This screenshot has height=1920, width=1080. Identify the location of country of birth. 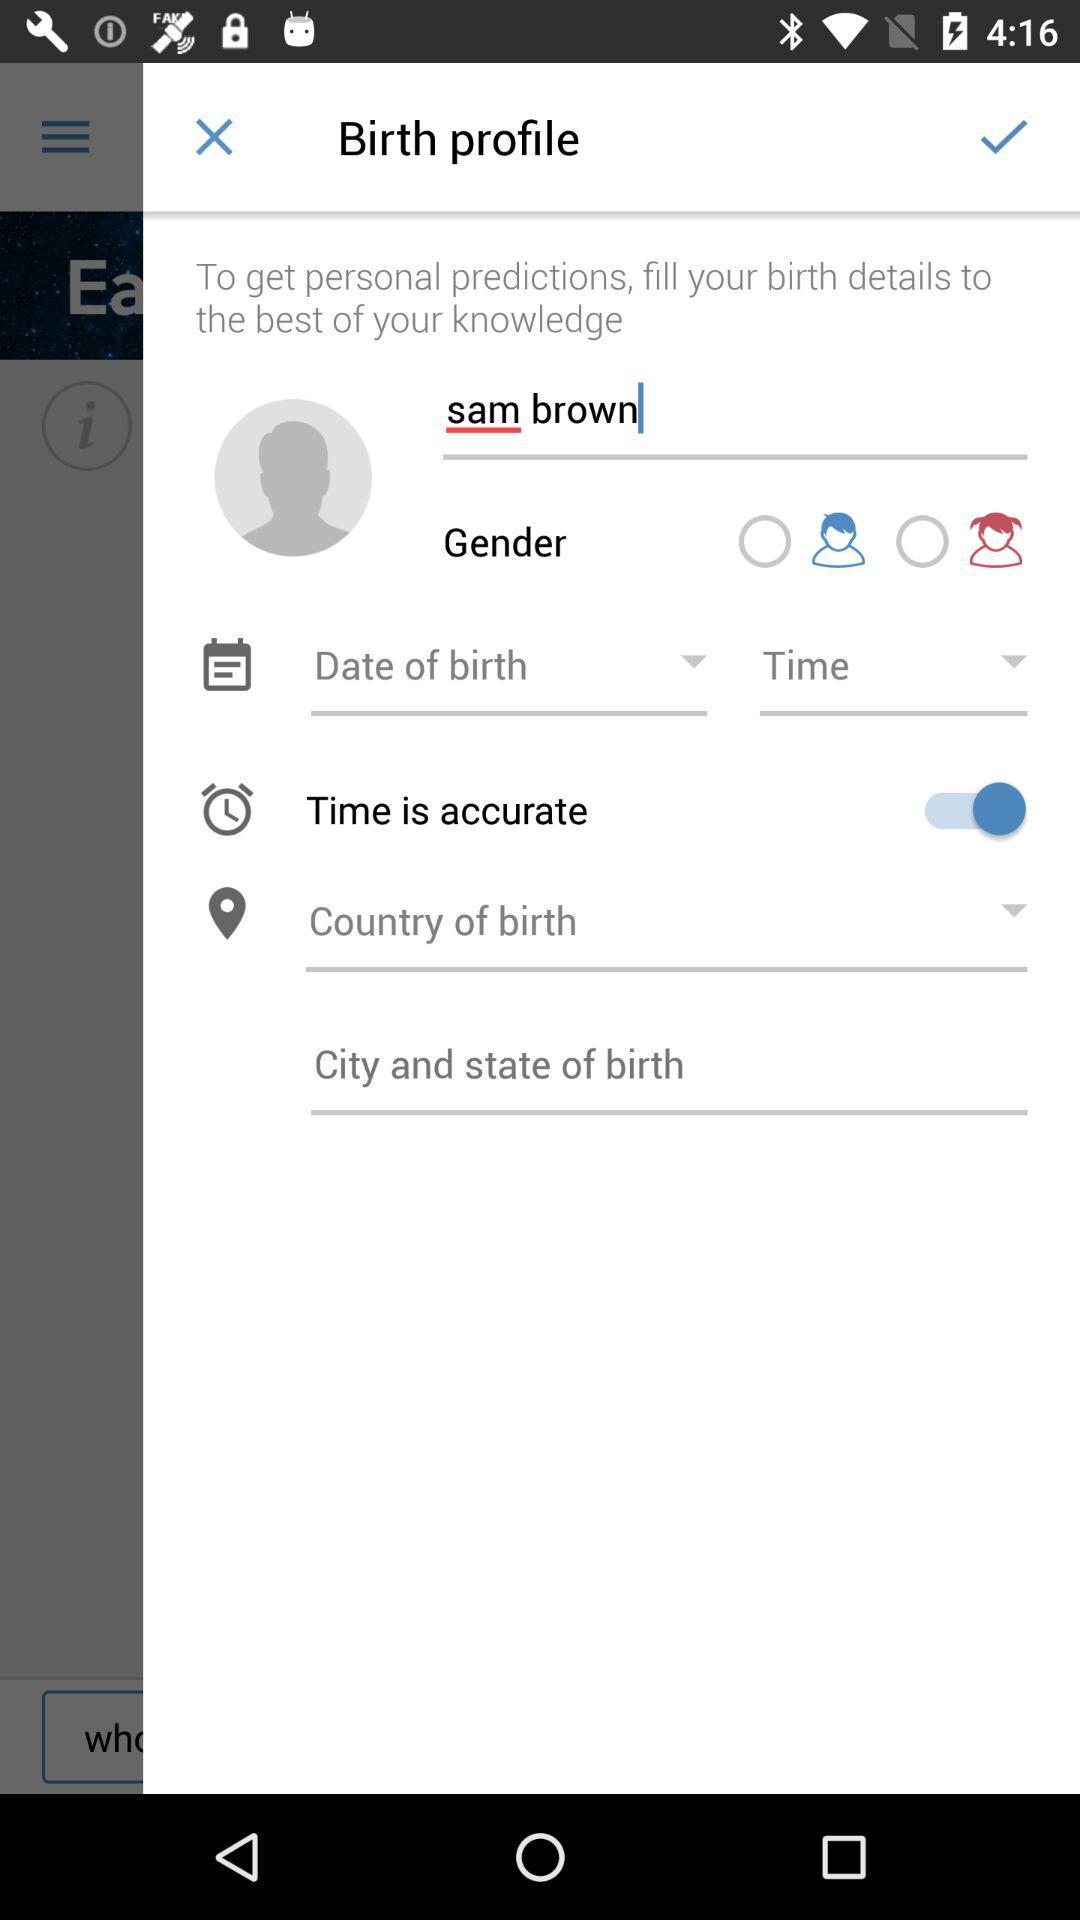
(666, 912).